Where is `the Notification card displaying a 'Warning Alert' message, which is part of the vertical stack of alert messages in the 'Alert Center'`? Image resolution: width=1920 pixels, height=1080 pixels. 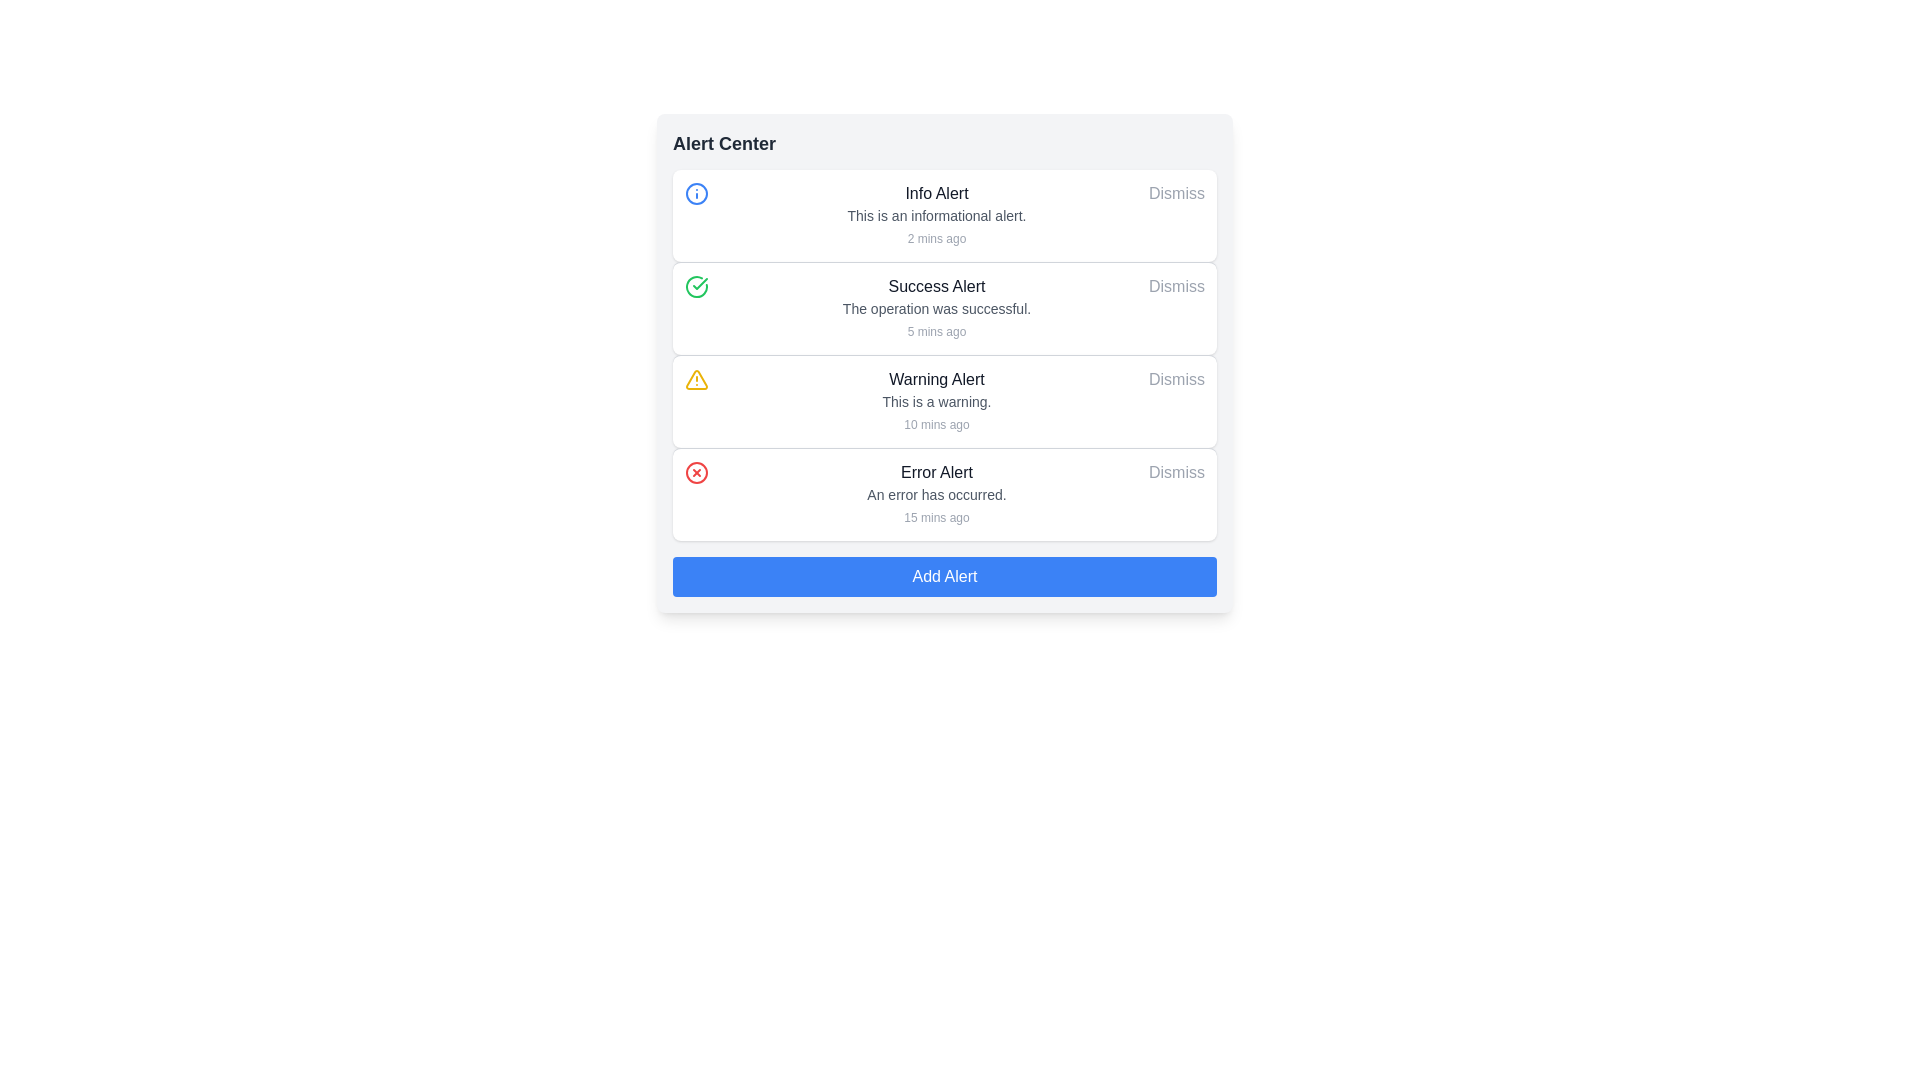
the Notification card displaying a 'Warning Alert' message, which is part of the vertical stack of alert messages in the 'Alert Center' is located at coordinates (935, 401).